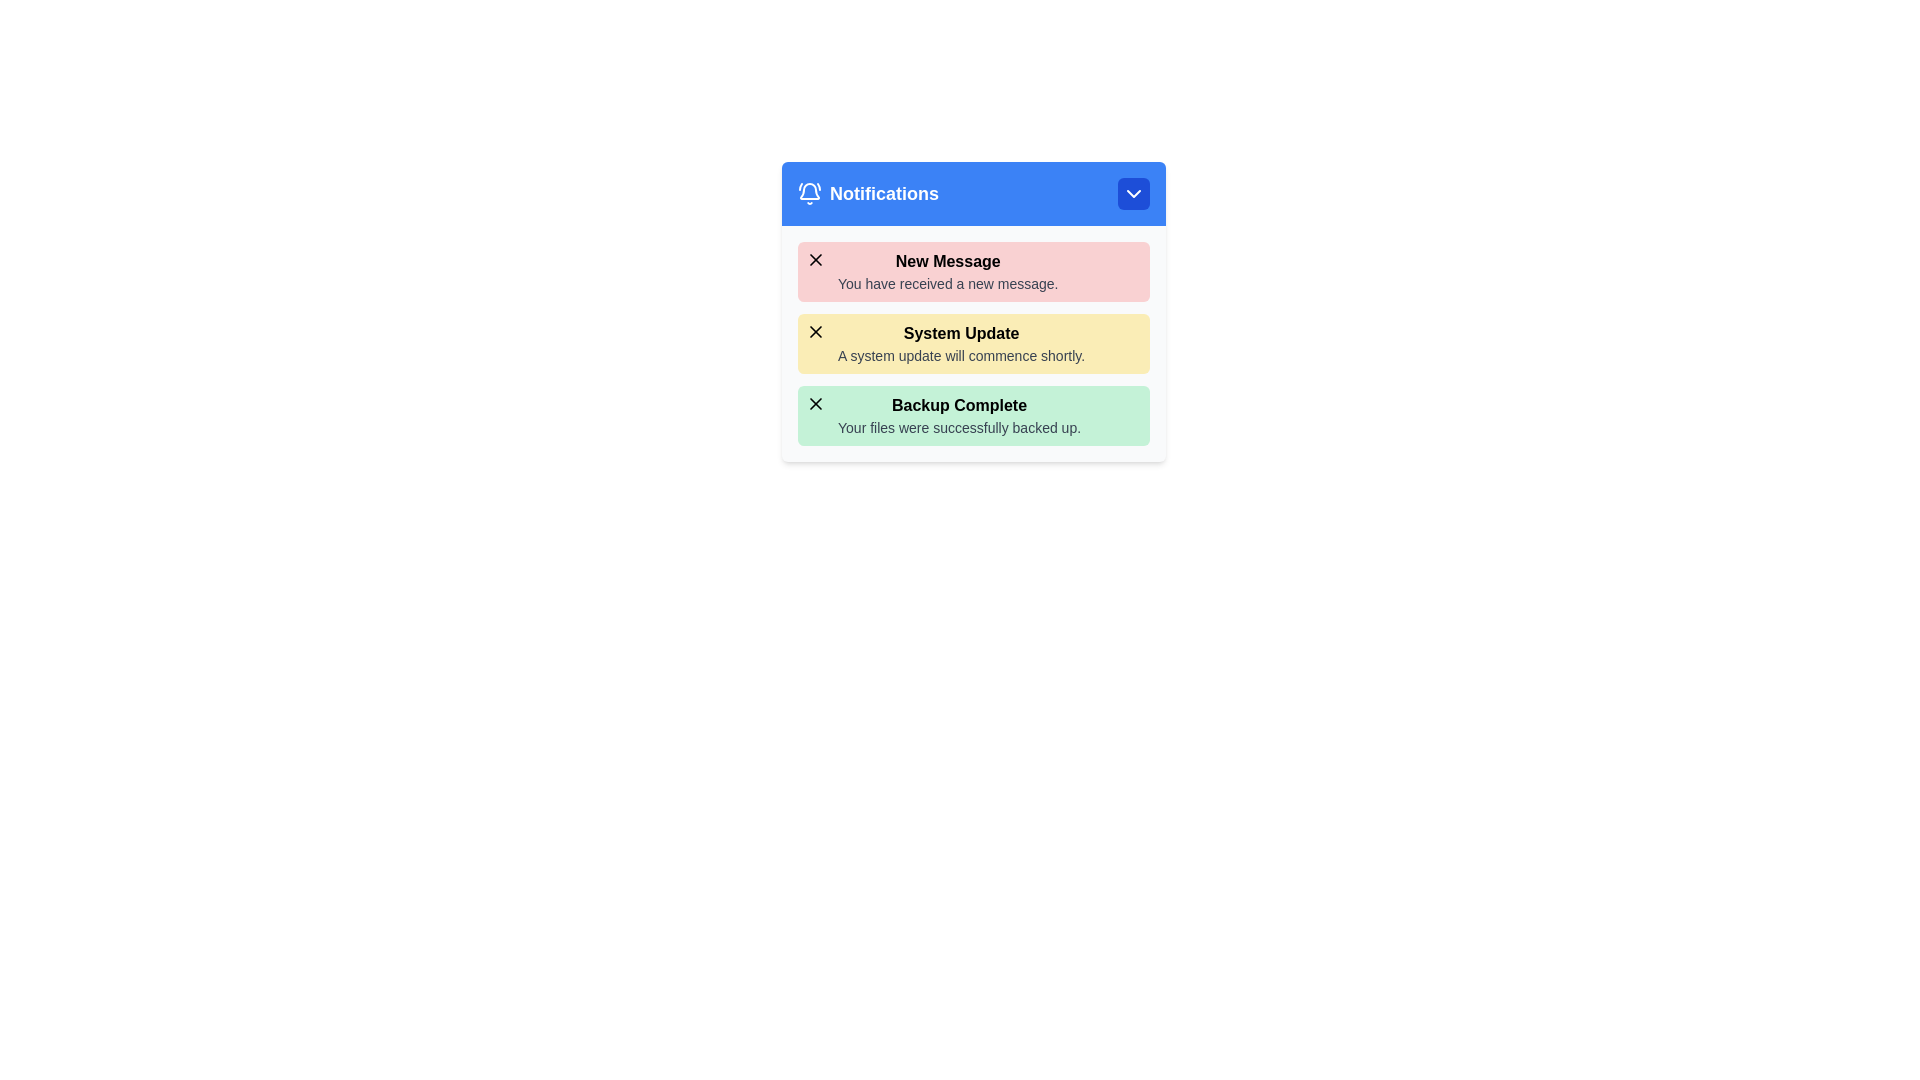  I want to click on the small black 'X' icon located in the red warning banner of the first notification under the 'Notifications' header card, right of 'New Message', so click(816, 258).